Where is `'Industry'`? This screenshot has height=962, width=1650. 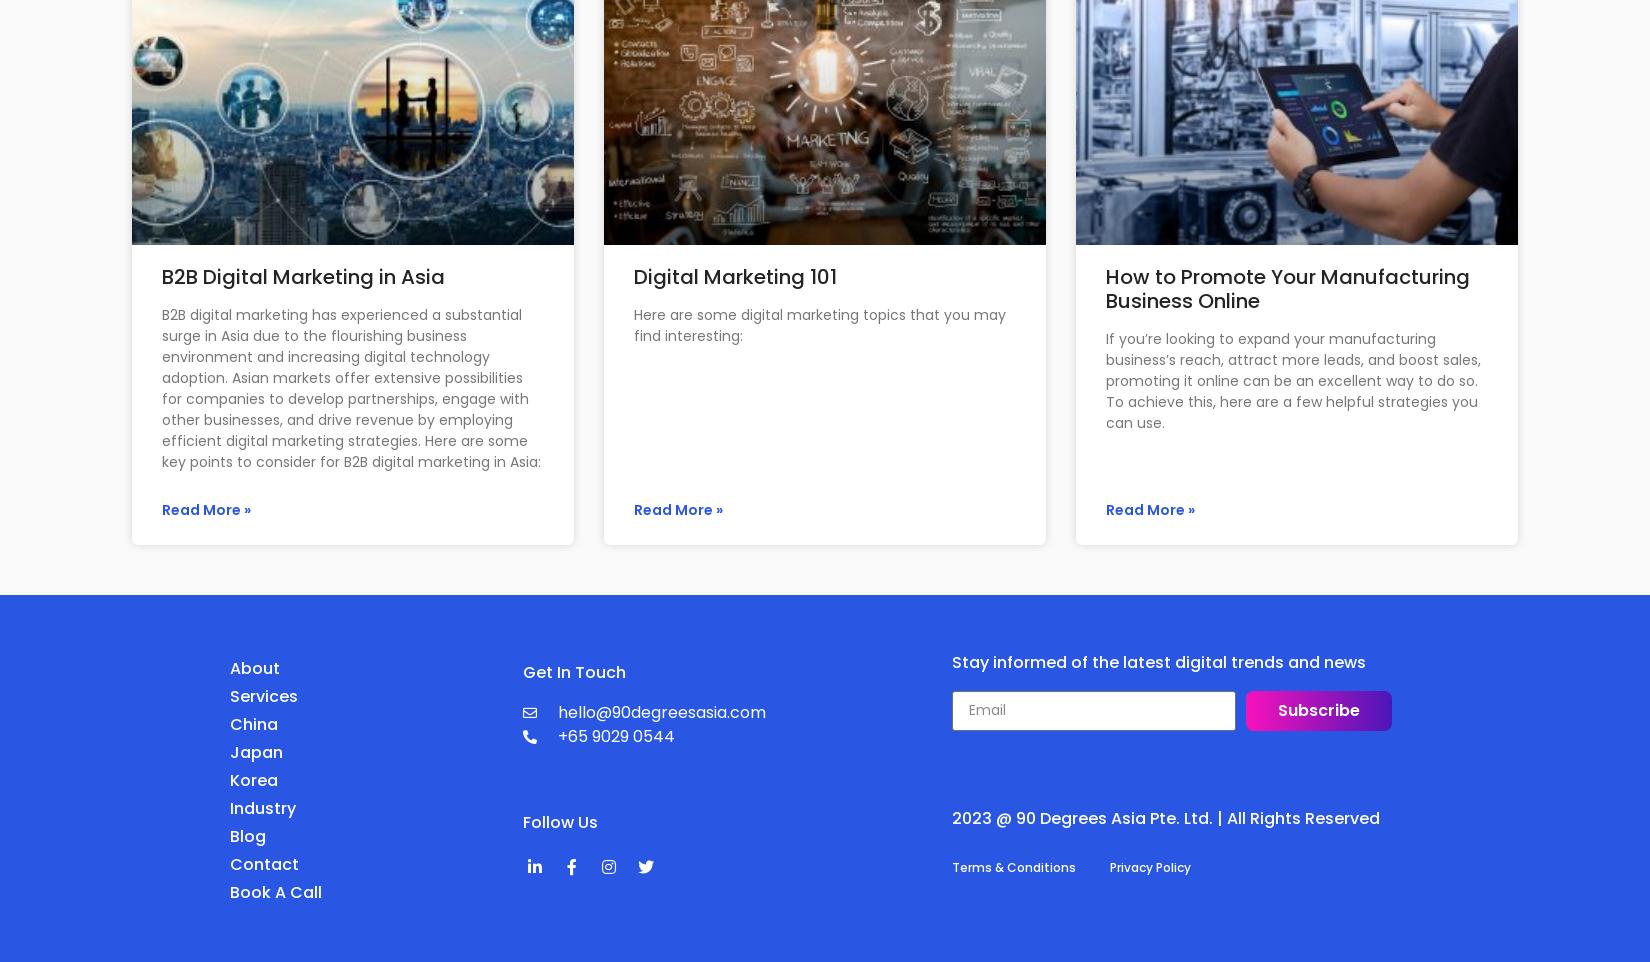 'Industry' is located at coordinates (263, 806).